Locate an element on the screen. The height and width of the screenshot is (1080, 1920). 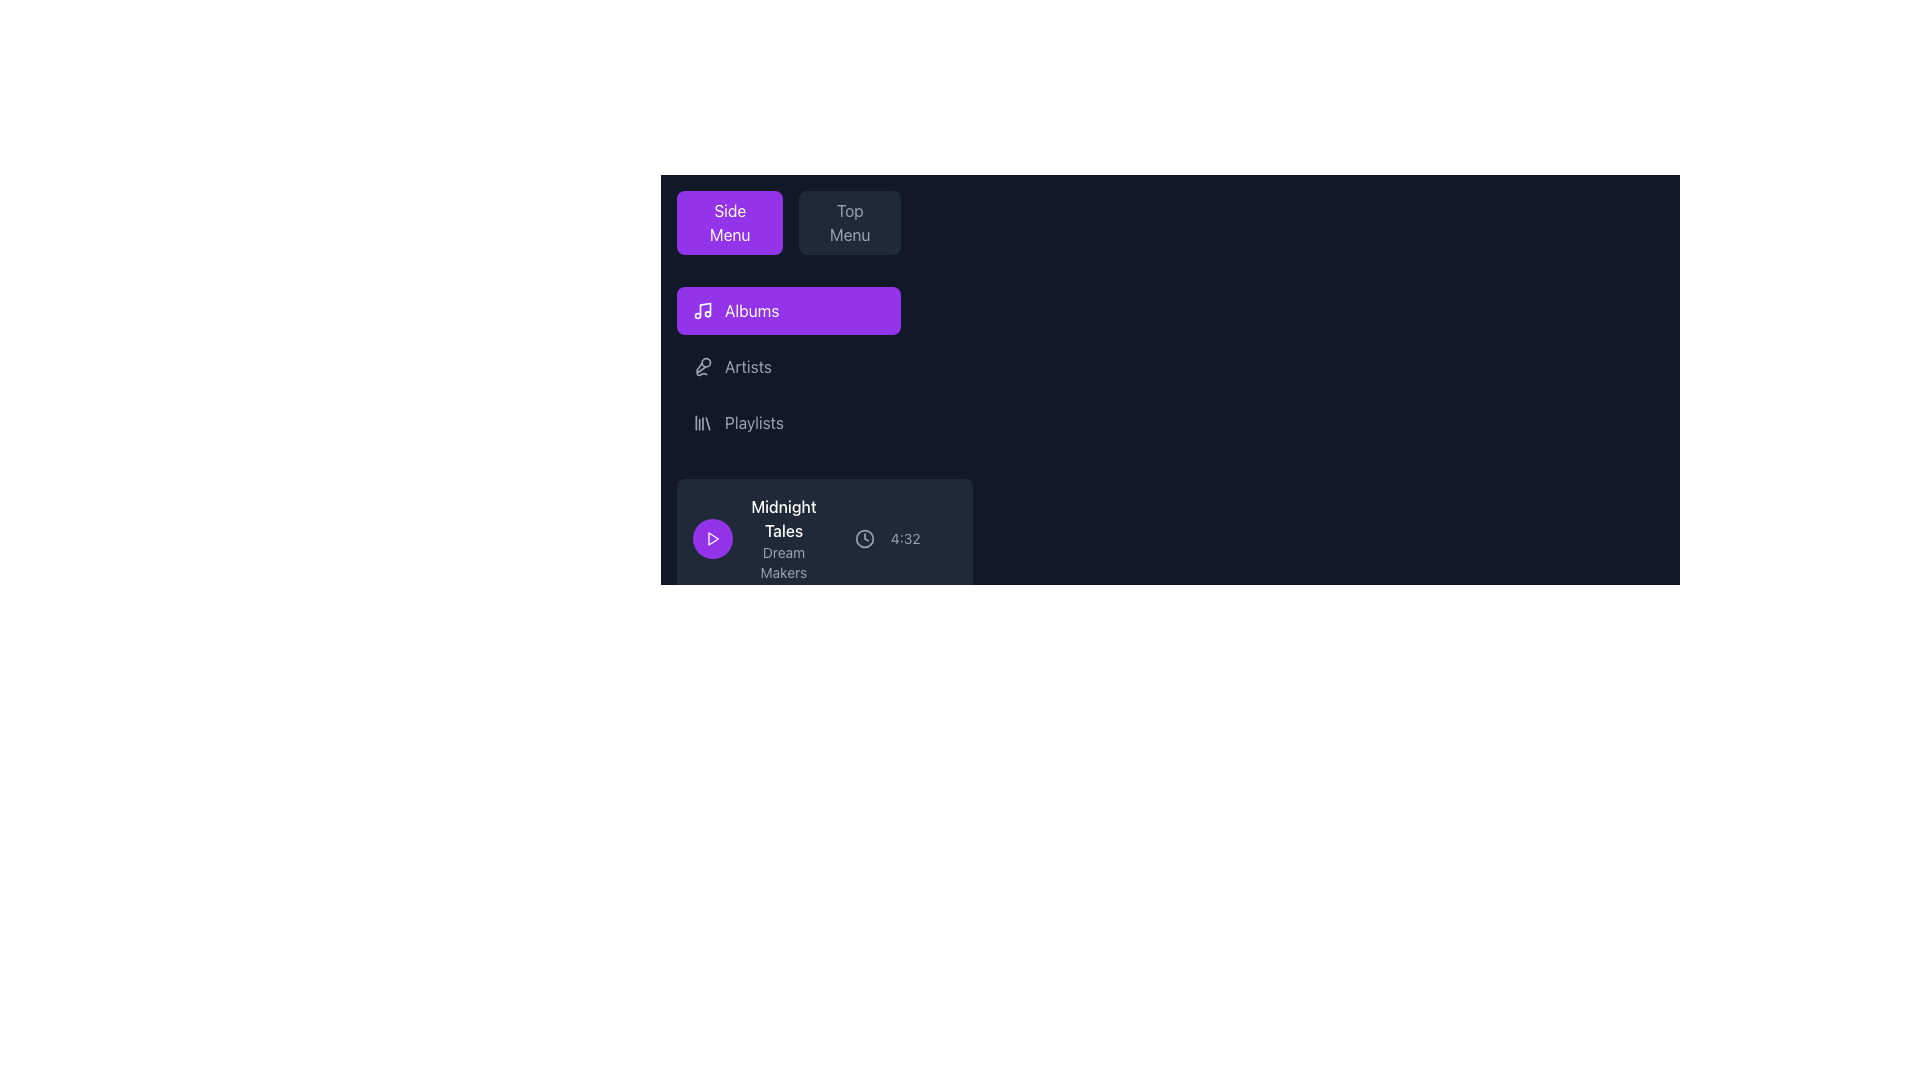
the navigation button labeled 'Playlists' located at the bottom of the vertical stack of buttons is located at coordinates (787, 422).